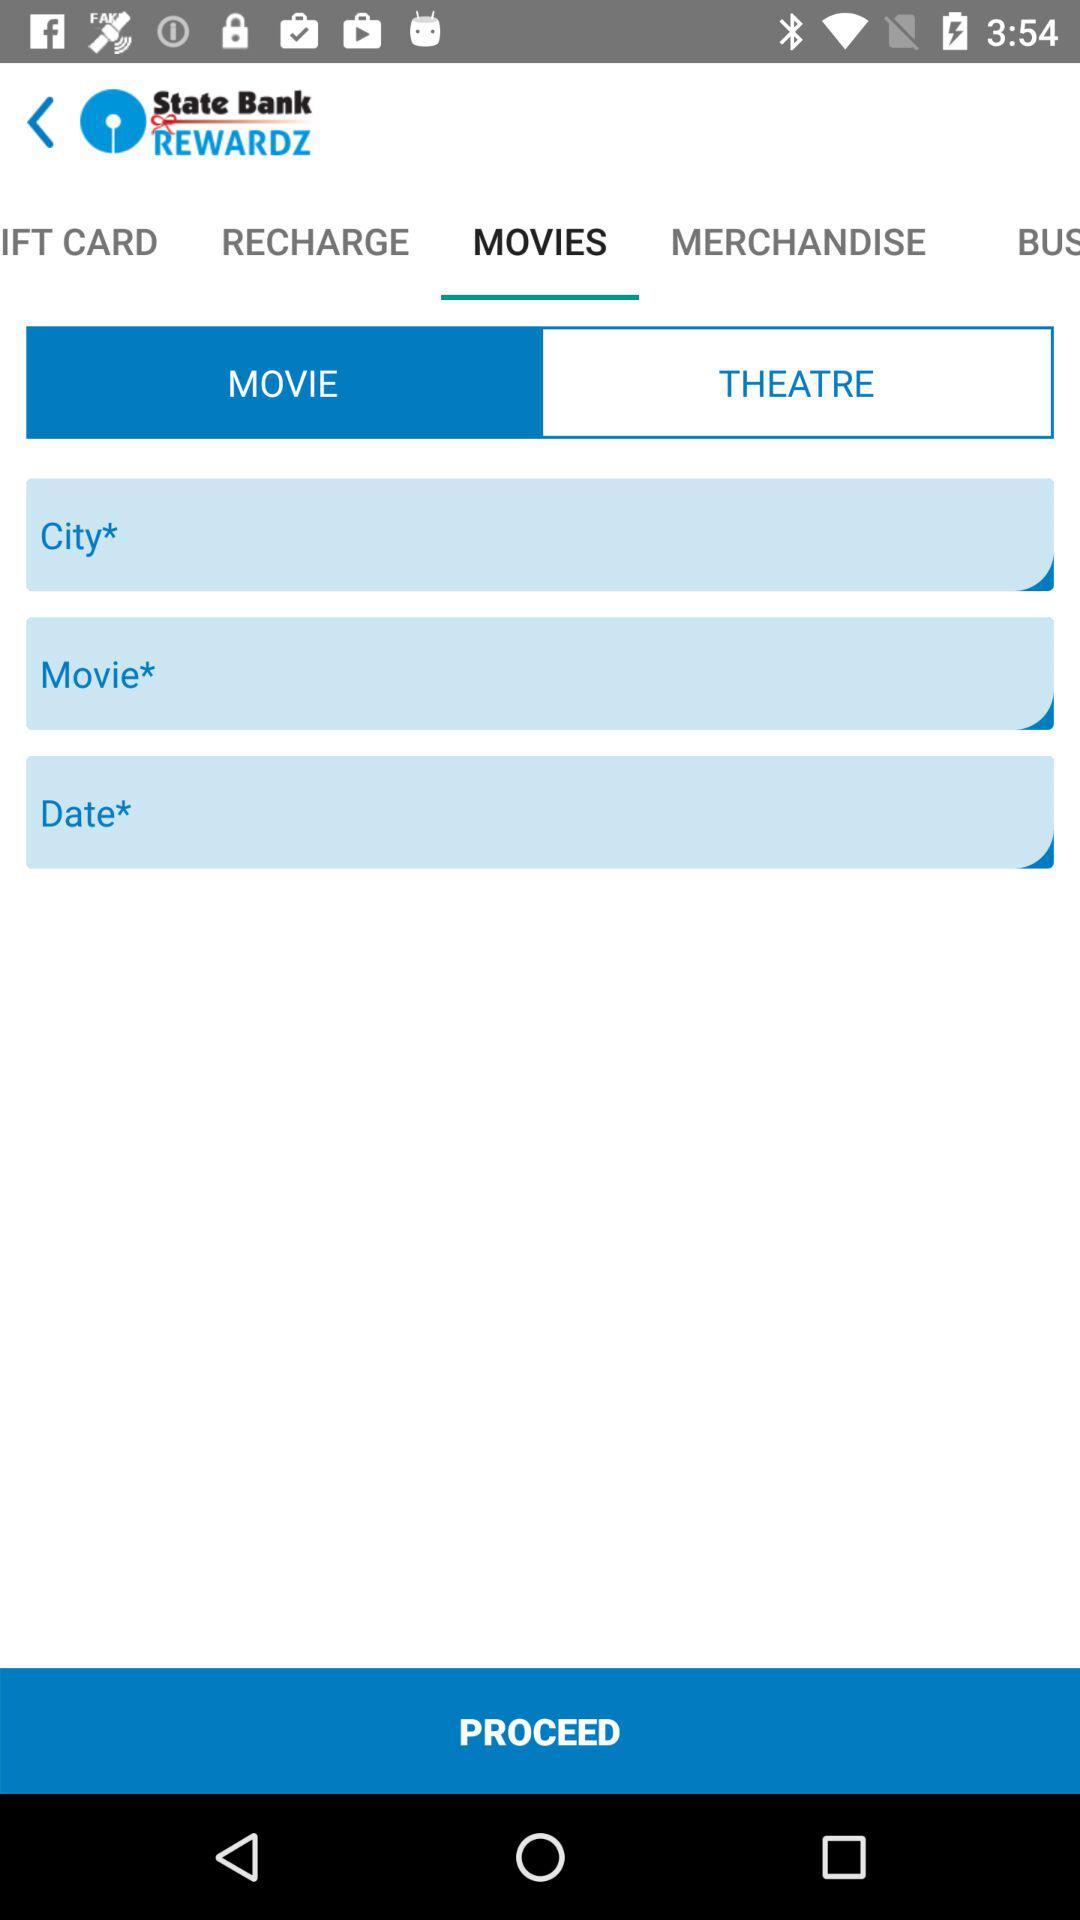 The width and height of the screenshot is (1080, 1920). What do you see at coordinates (40, 121) in the screenshot?
I see `go back` at bounding box center [40, 121].